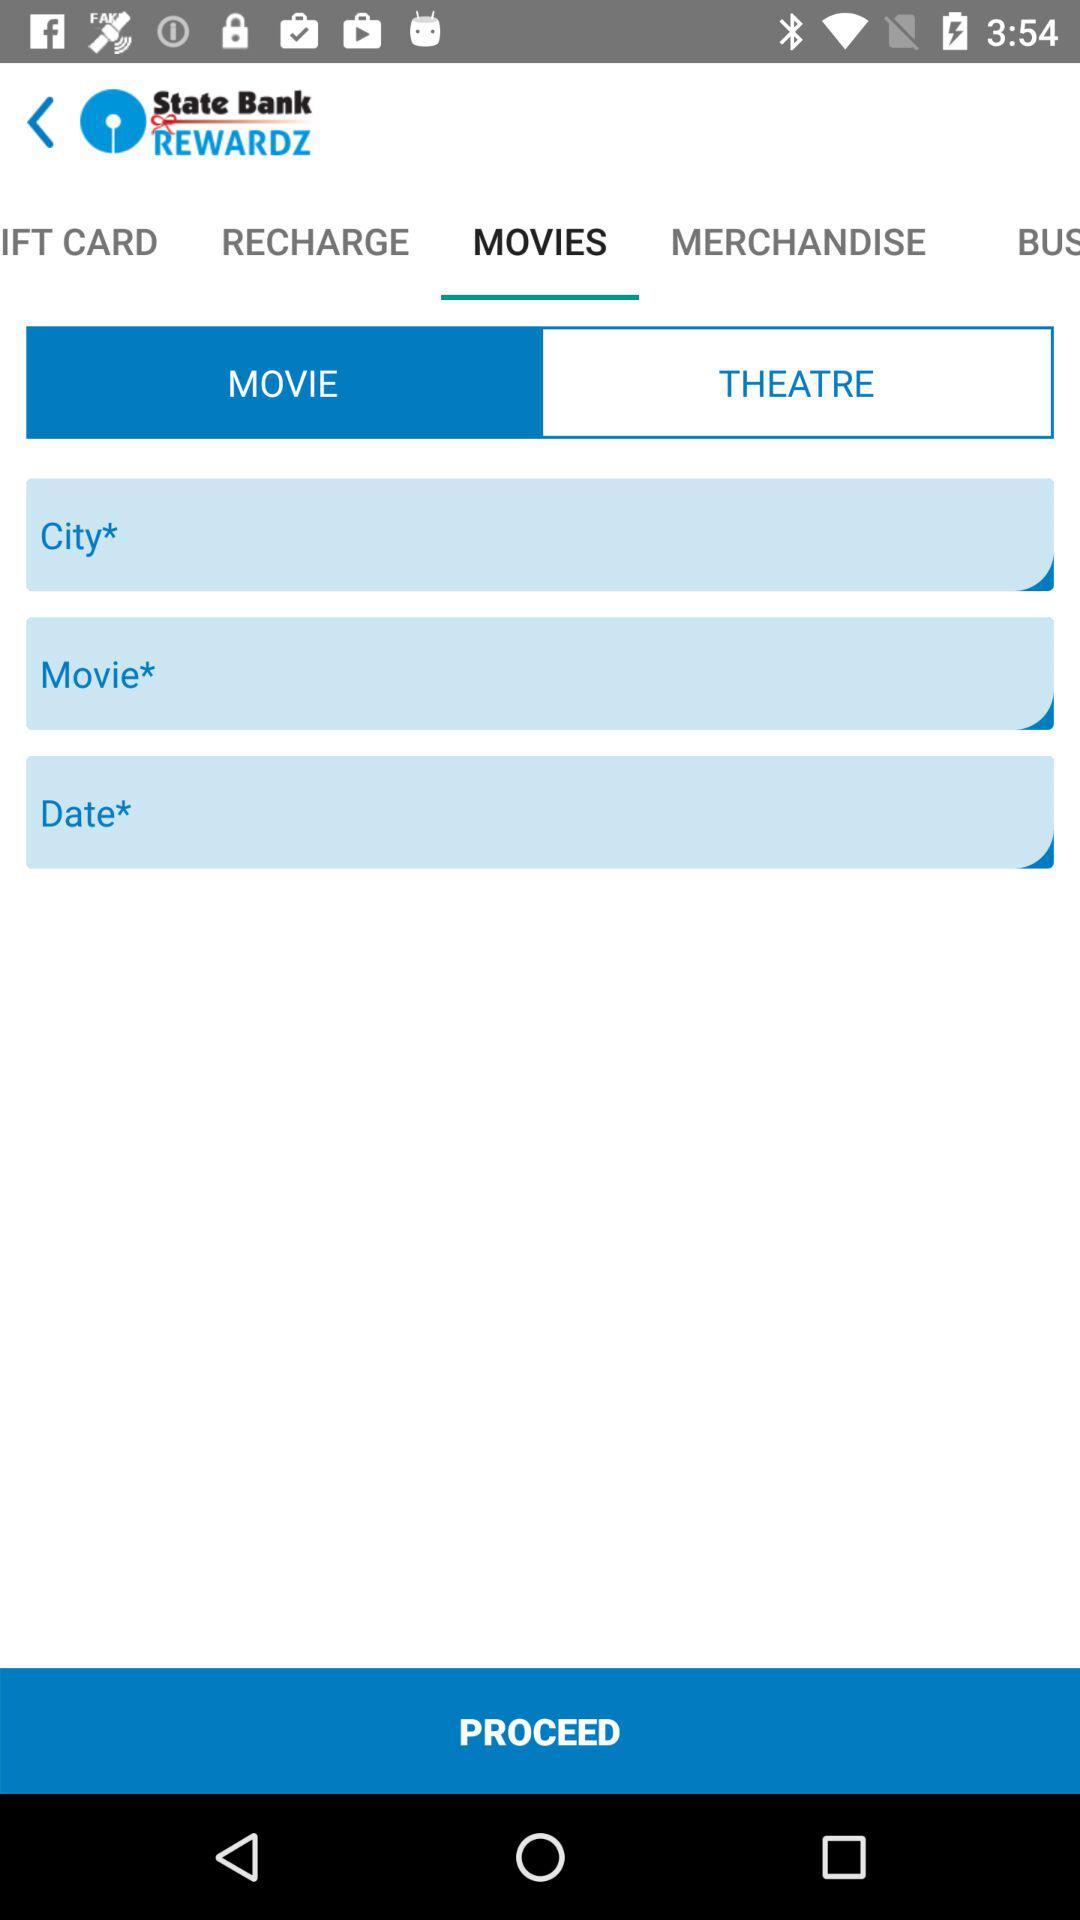 The width and height of the screenshot is (1080, 1920). What do you see at coordinates (40, 121) in the screenshot?
I see `go back` at bounding box center [40, 121].